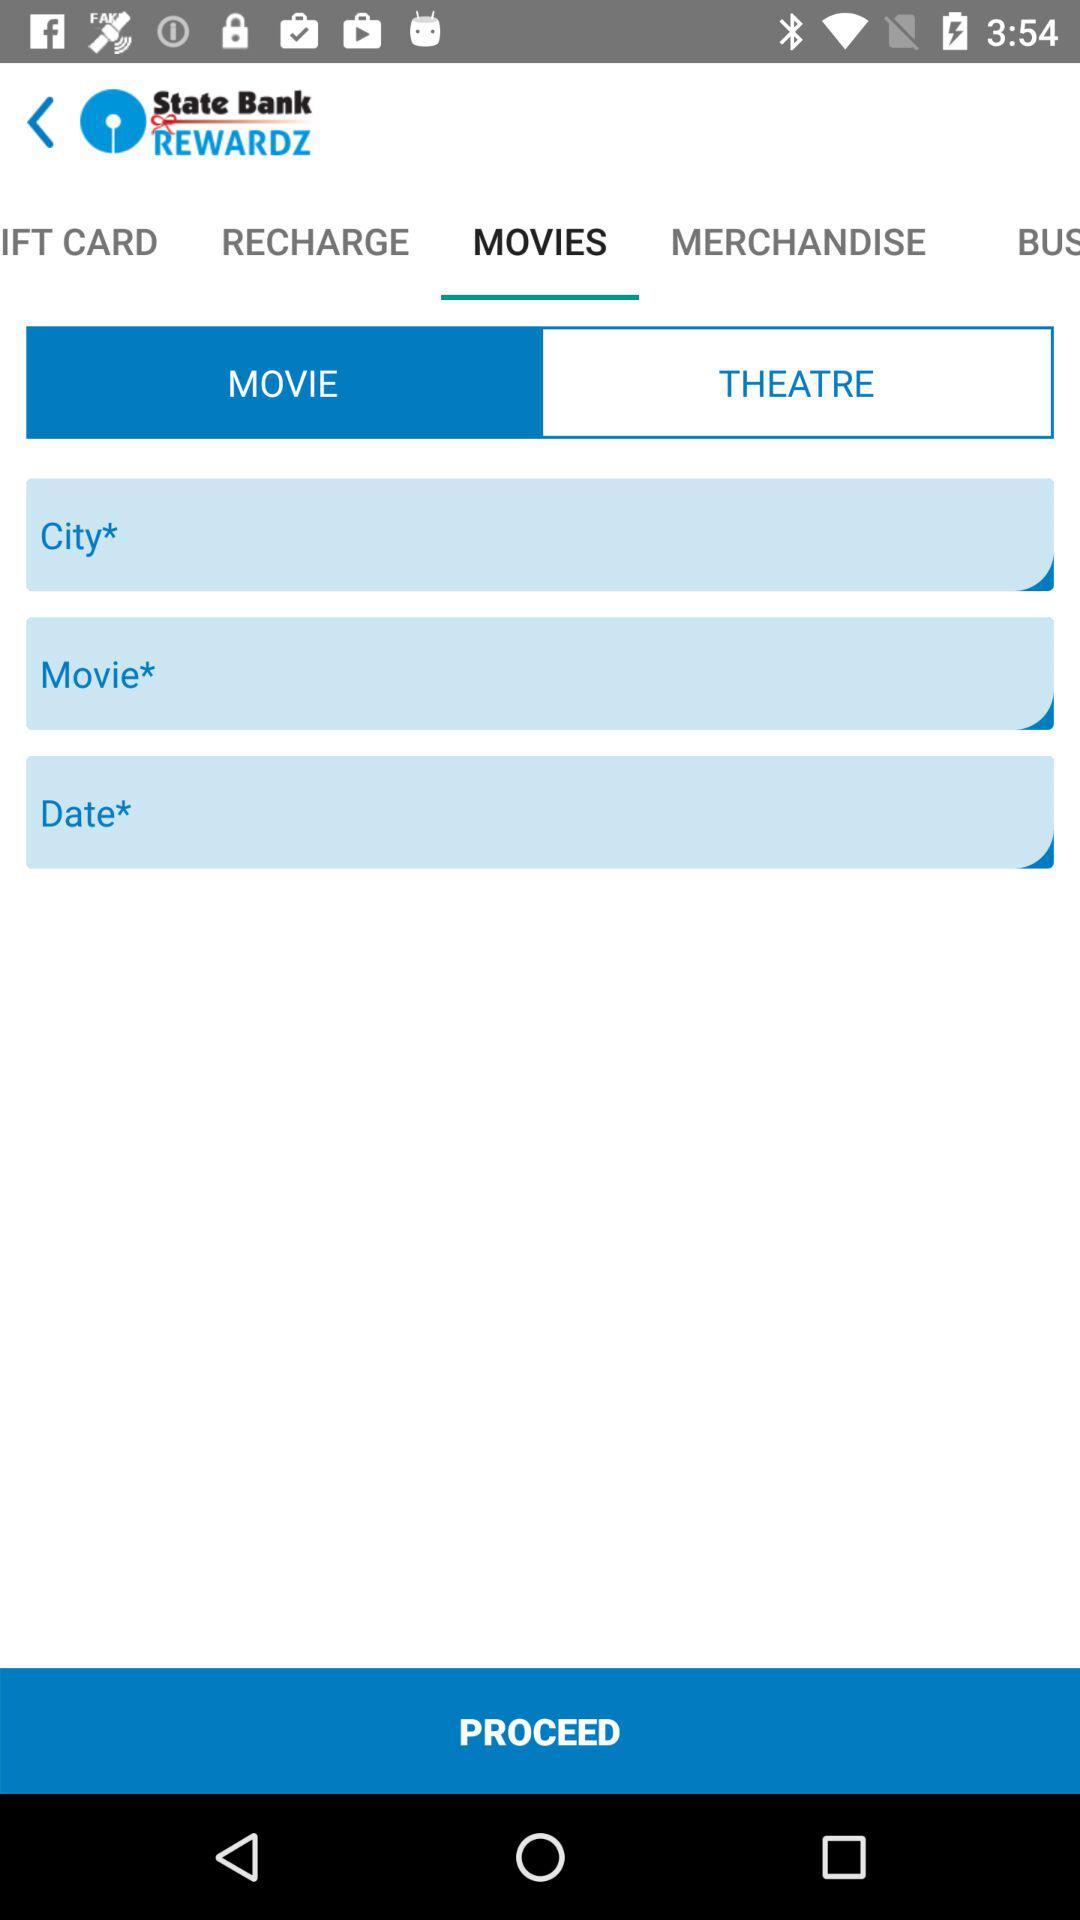 The width and height of the screenshot is (1080, 1920). What do you see at coordinates (40, 121) in the screenshot?
I see `go back` at bounding box center [40, 121].